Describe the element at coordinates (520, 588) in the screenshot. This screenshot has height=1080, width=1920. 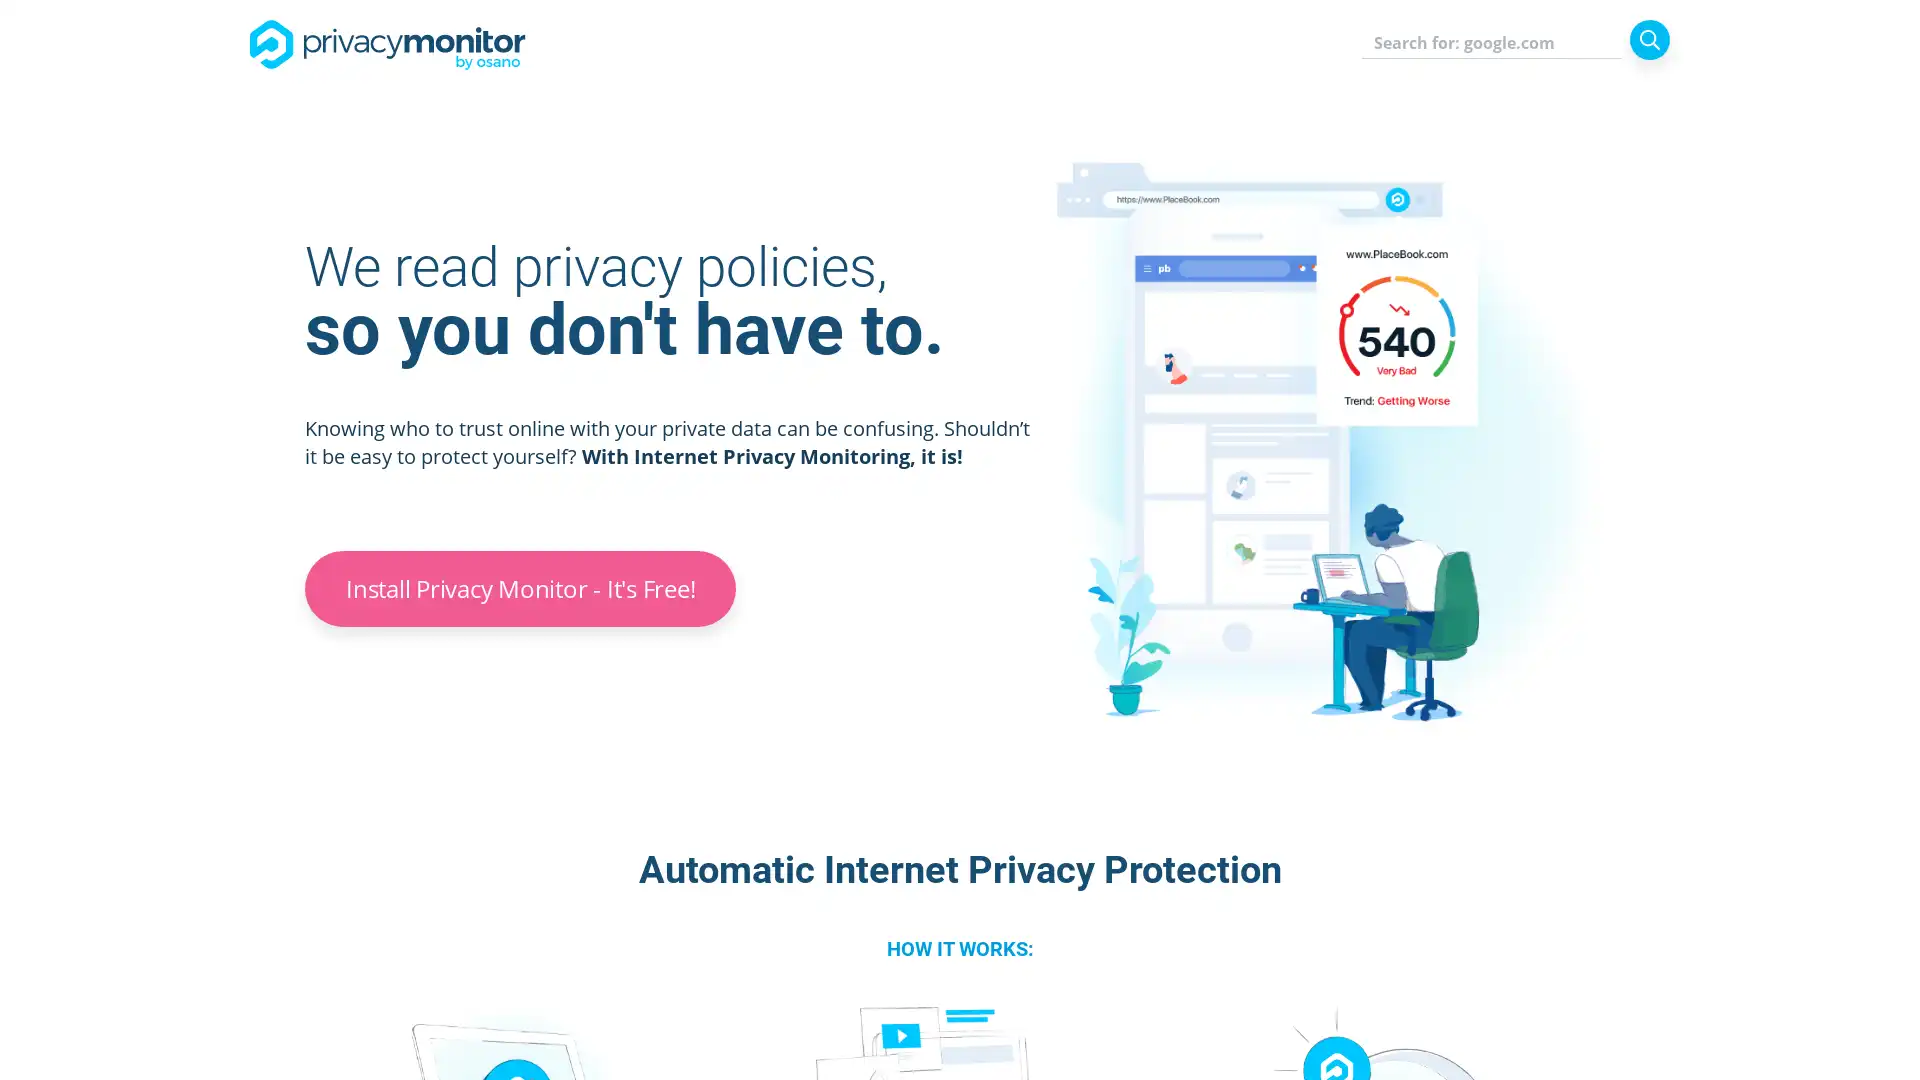
I see `Install Privacy Monitor - It's Free!` at that location.